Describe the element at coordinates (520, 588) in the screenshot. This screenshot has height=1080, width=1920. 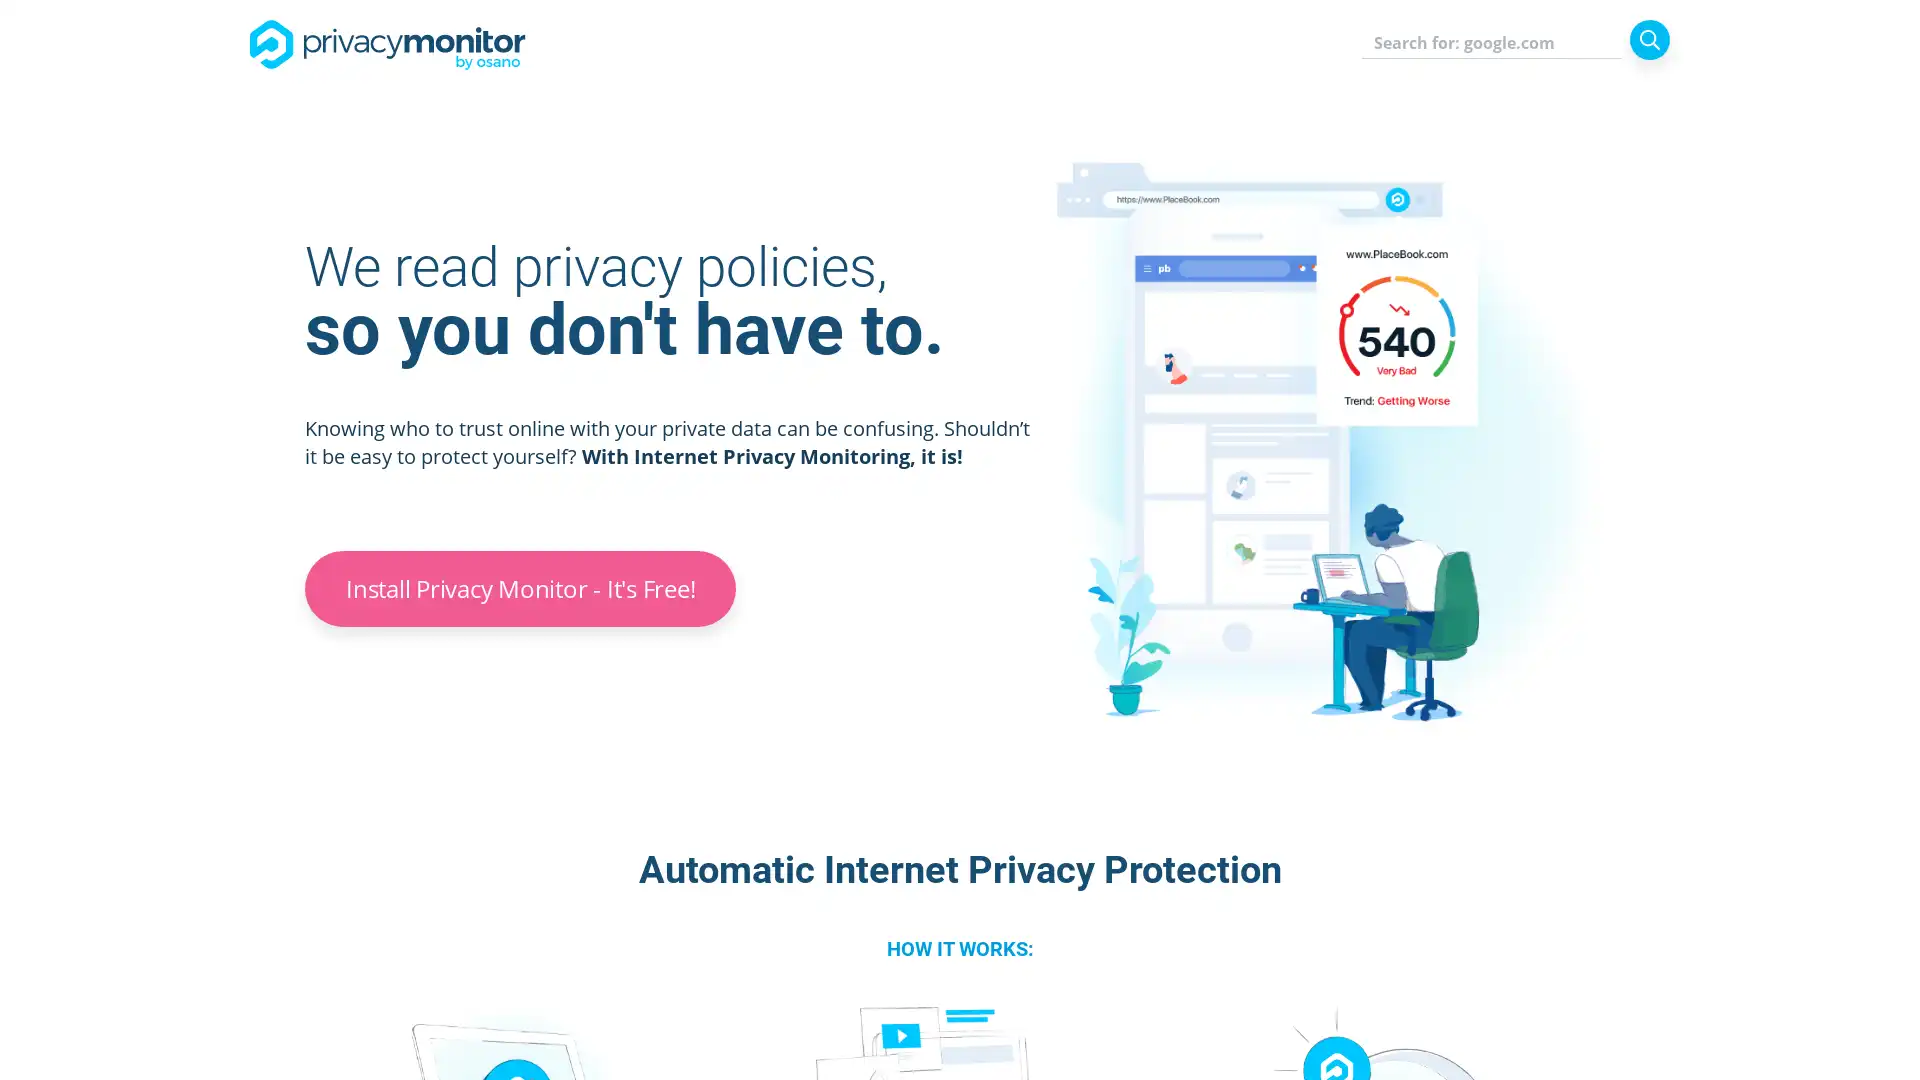
I see `Install Privacy Monitor - It's Free!` at that location.